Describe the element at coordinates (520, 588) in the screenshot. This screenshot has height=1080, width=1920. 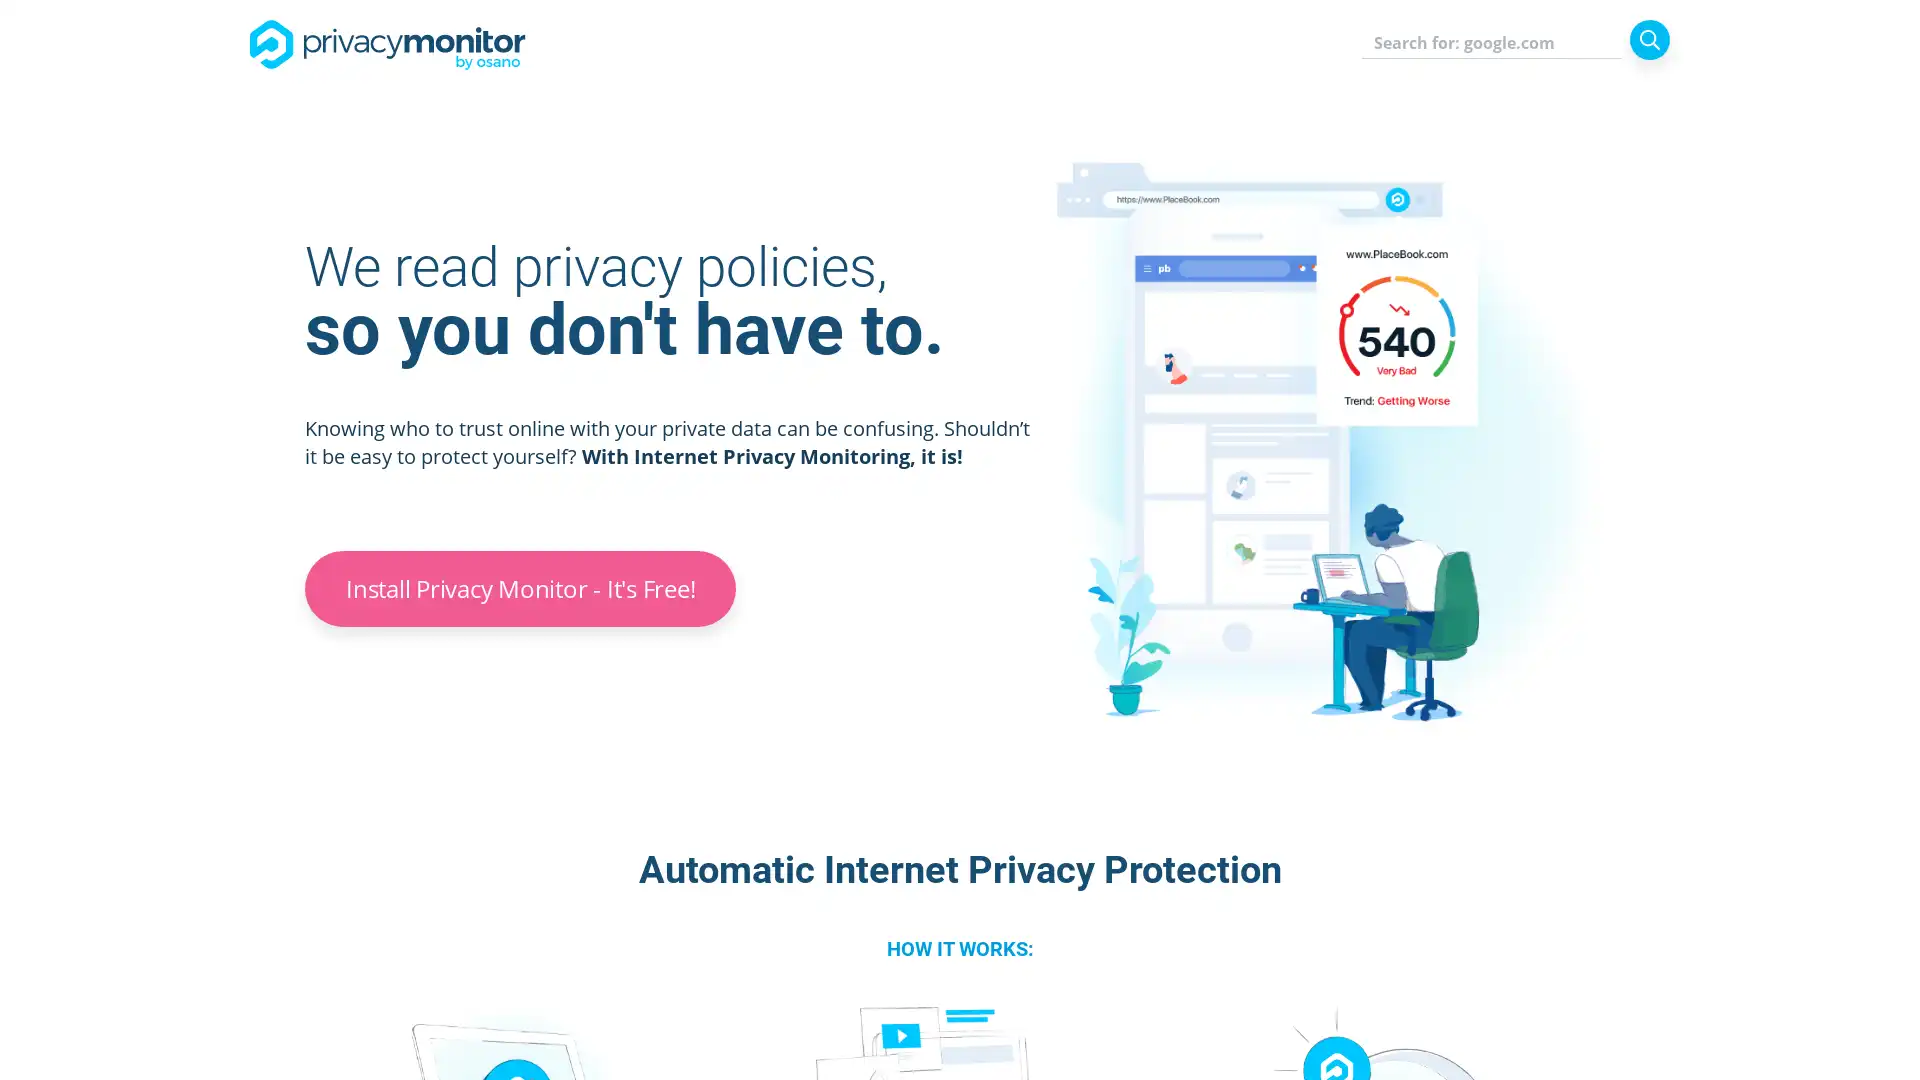
I see `Install Privacy Monitor - It's Free!` at that location.